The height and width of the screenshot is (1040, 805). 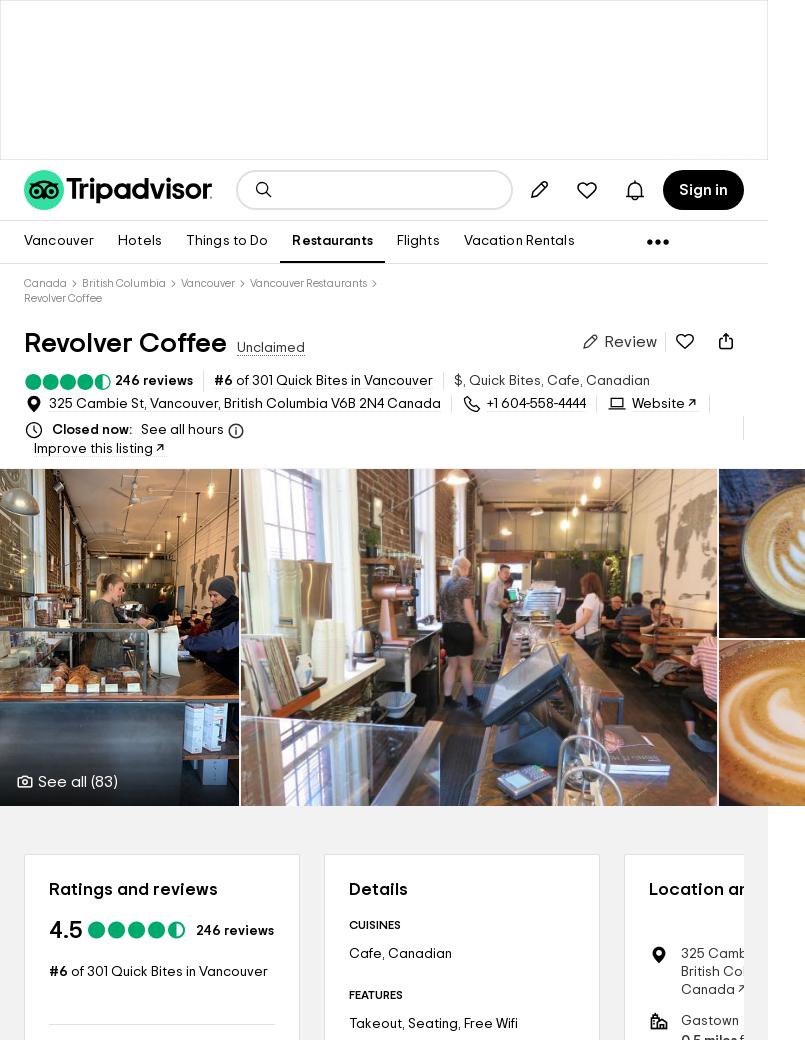 What do you see at coordinates (139, 240) in the screenshot?
I see `'Hotels'` at bounding box center [139, 240].